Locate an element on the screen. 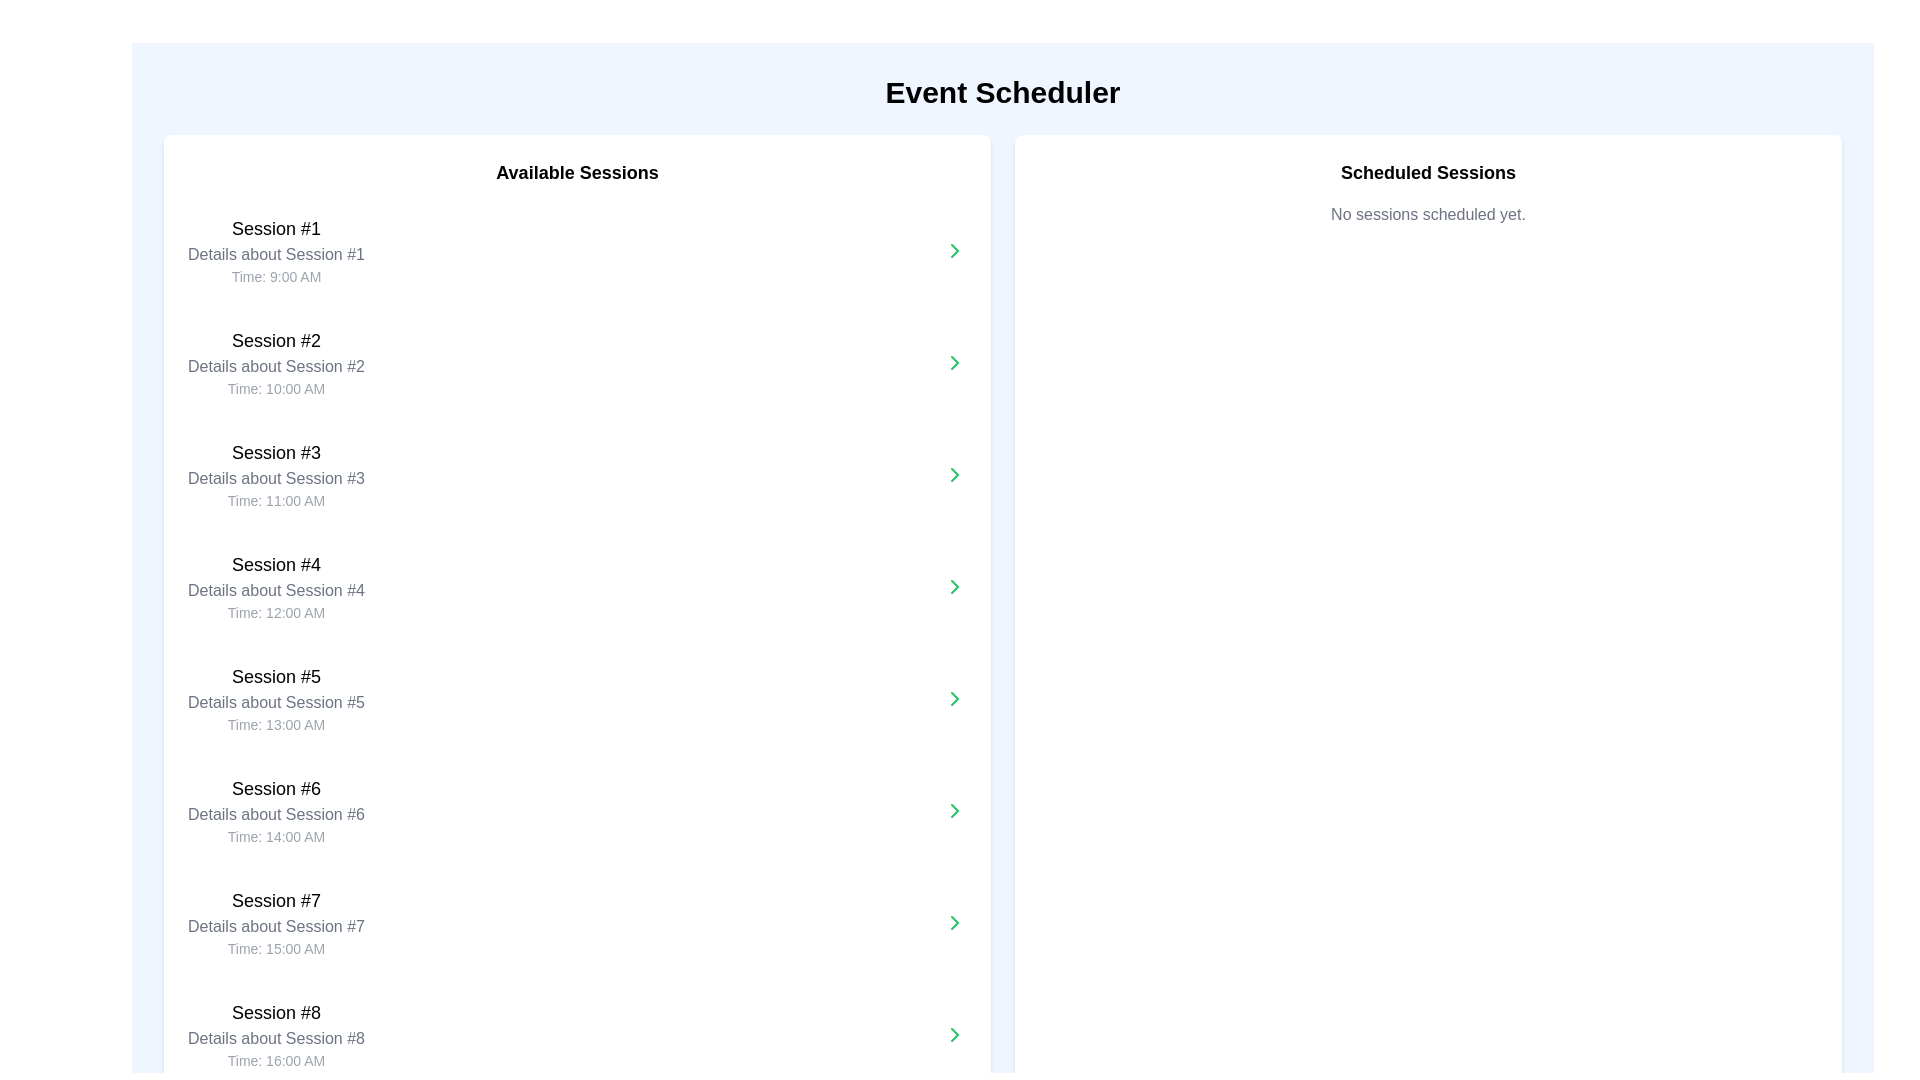  the navigational icon for 'Session #6' located at the far right of the session details is located at coordinates (954, 810).